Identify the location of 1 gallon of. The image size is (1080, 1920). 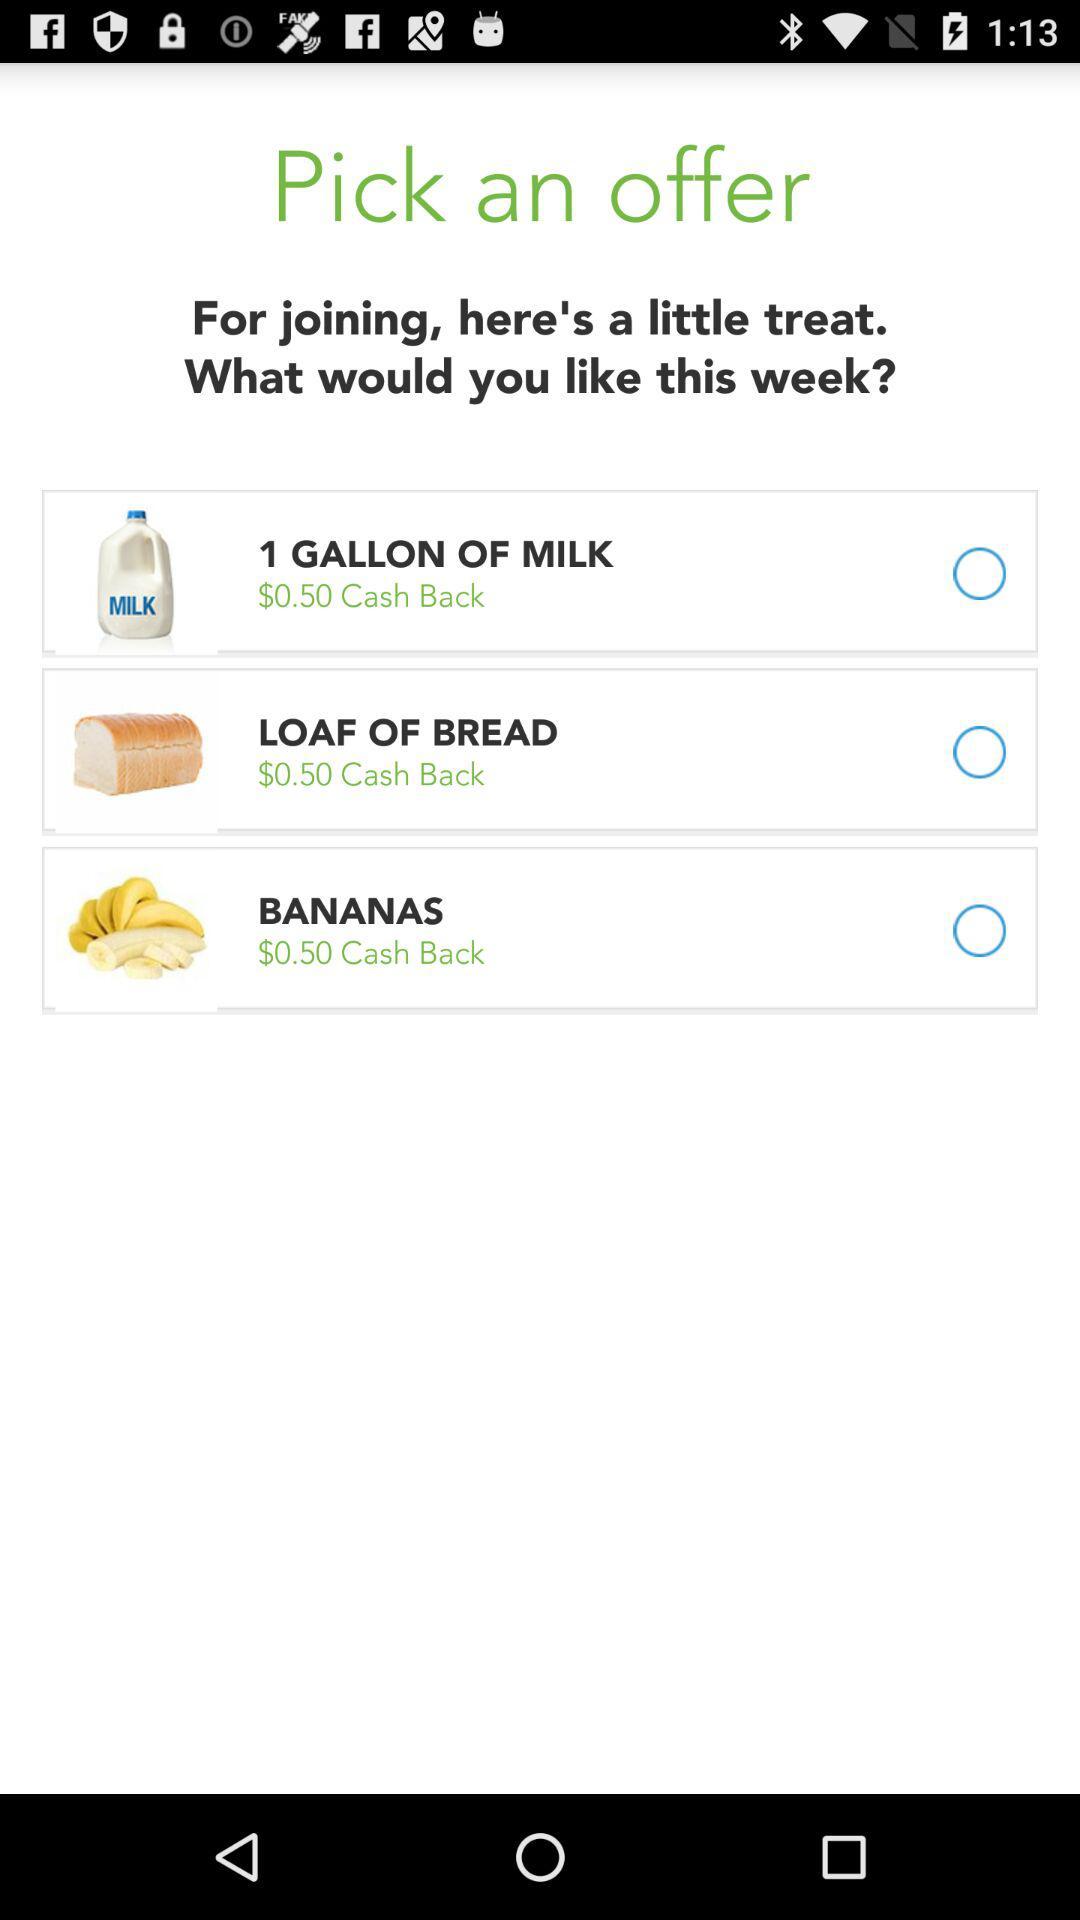
(439, 554).